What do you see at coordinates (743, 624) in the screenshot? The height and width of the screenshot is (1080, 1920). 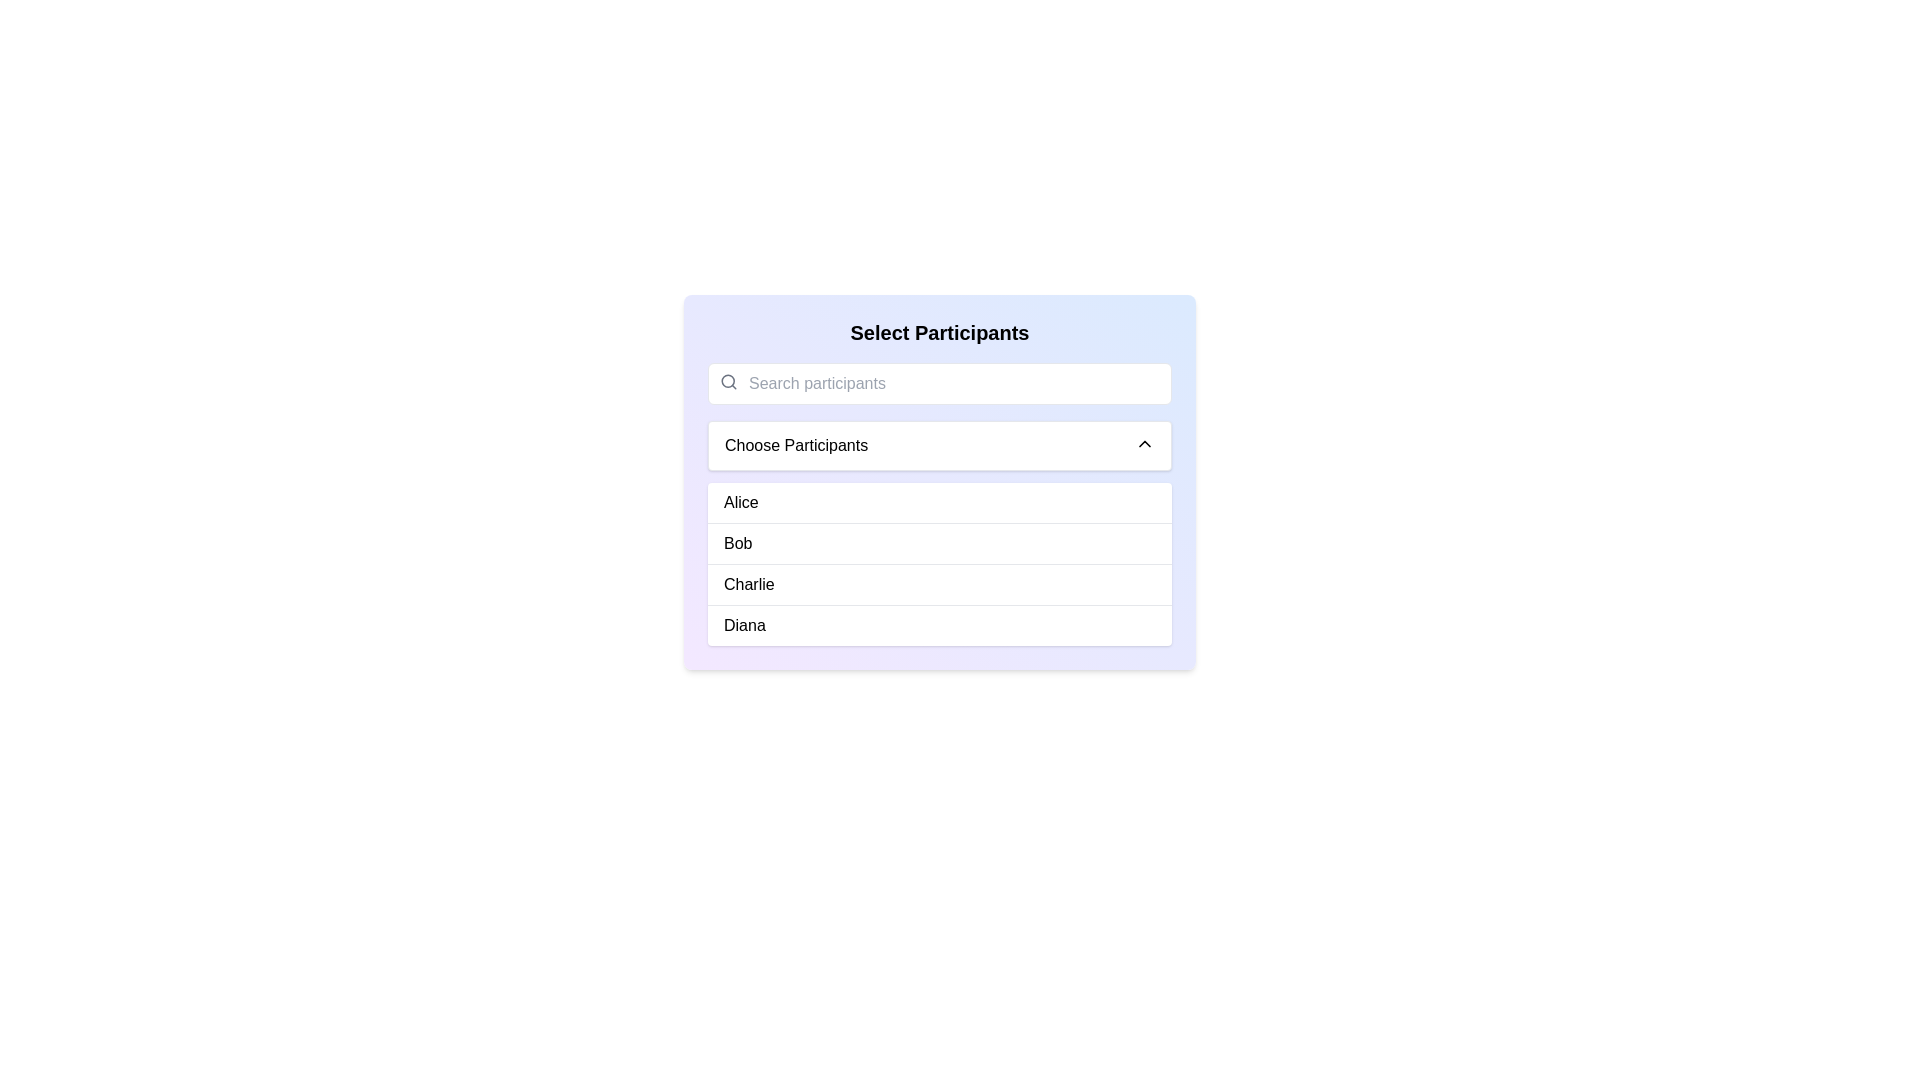 I see `the text label 'Diana' which is the fourth entry under 'Choose Participants'` at bounding box center [743, 624].